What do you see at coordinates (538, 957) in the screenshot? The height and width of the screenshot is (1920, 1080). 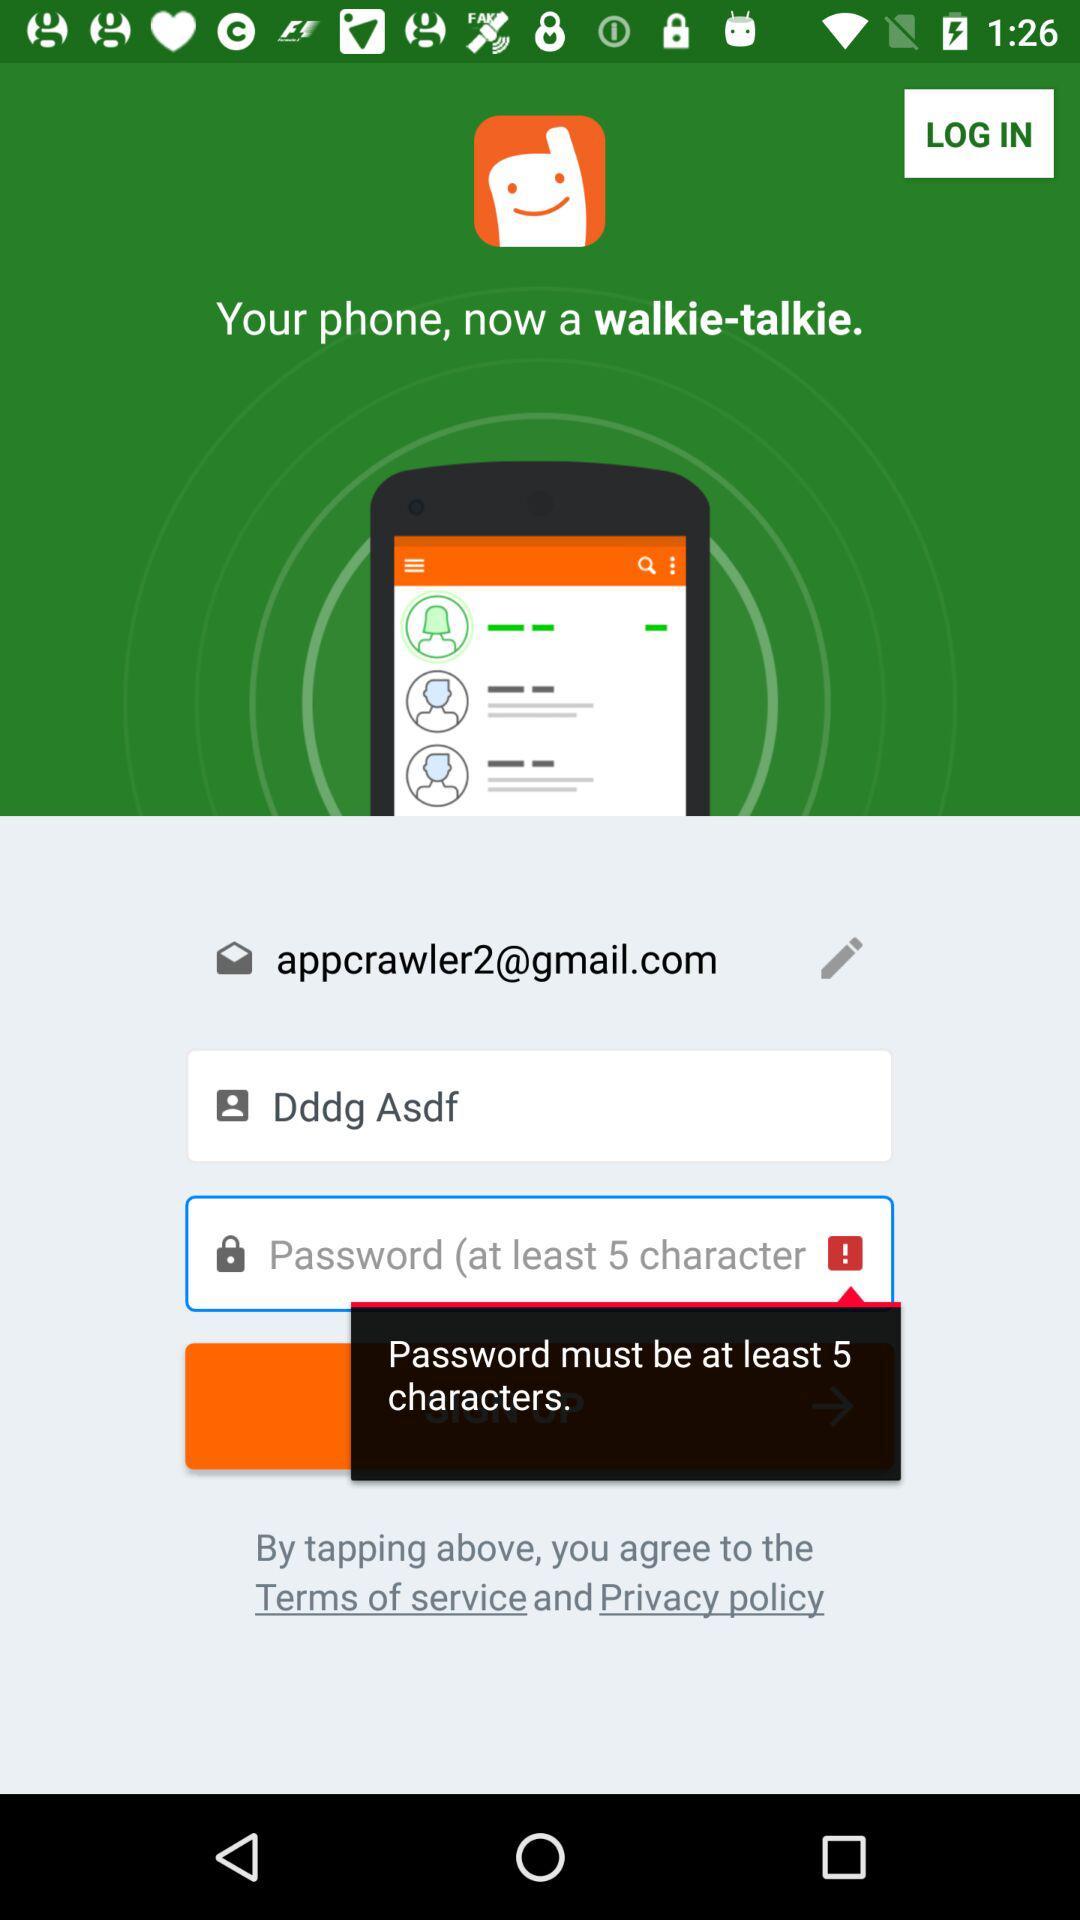 I see `the text field appcrawler2gmailcom` at bounding box center [538, 957].